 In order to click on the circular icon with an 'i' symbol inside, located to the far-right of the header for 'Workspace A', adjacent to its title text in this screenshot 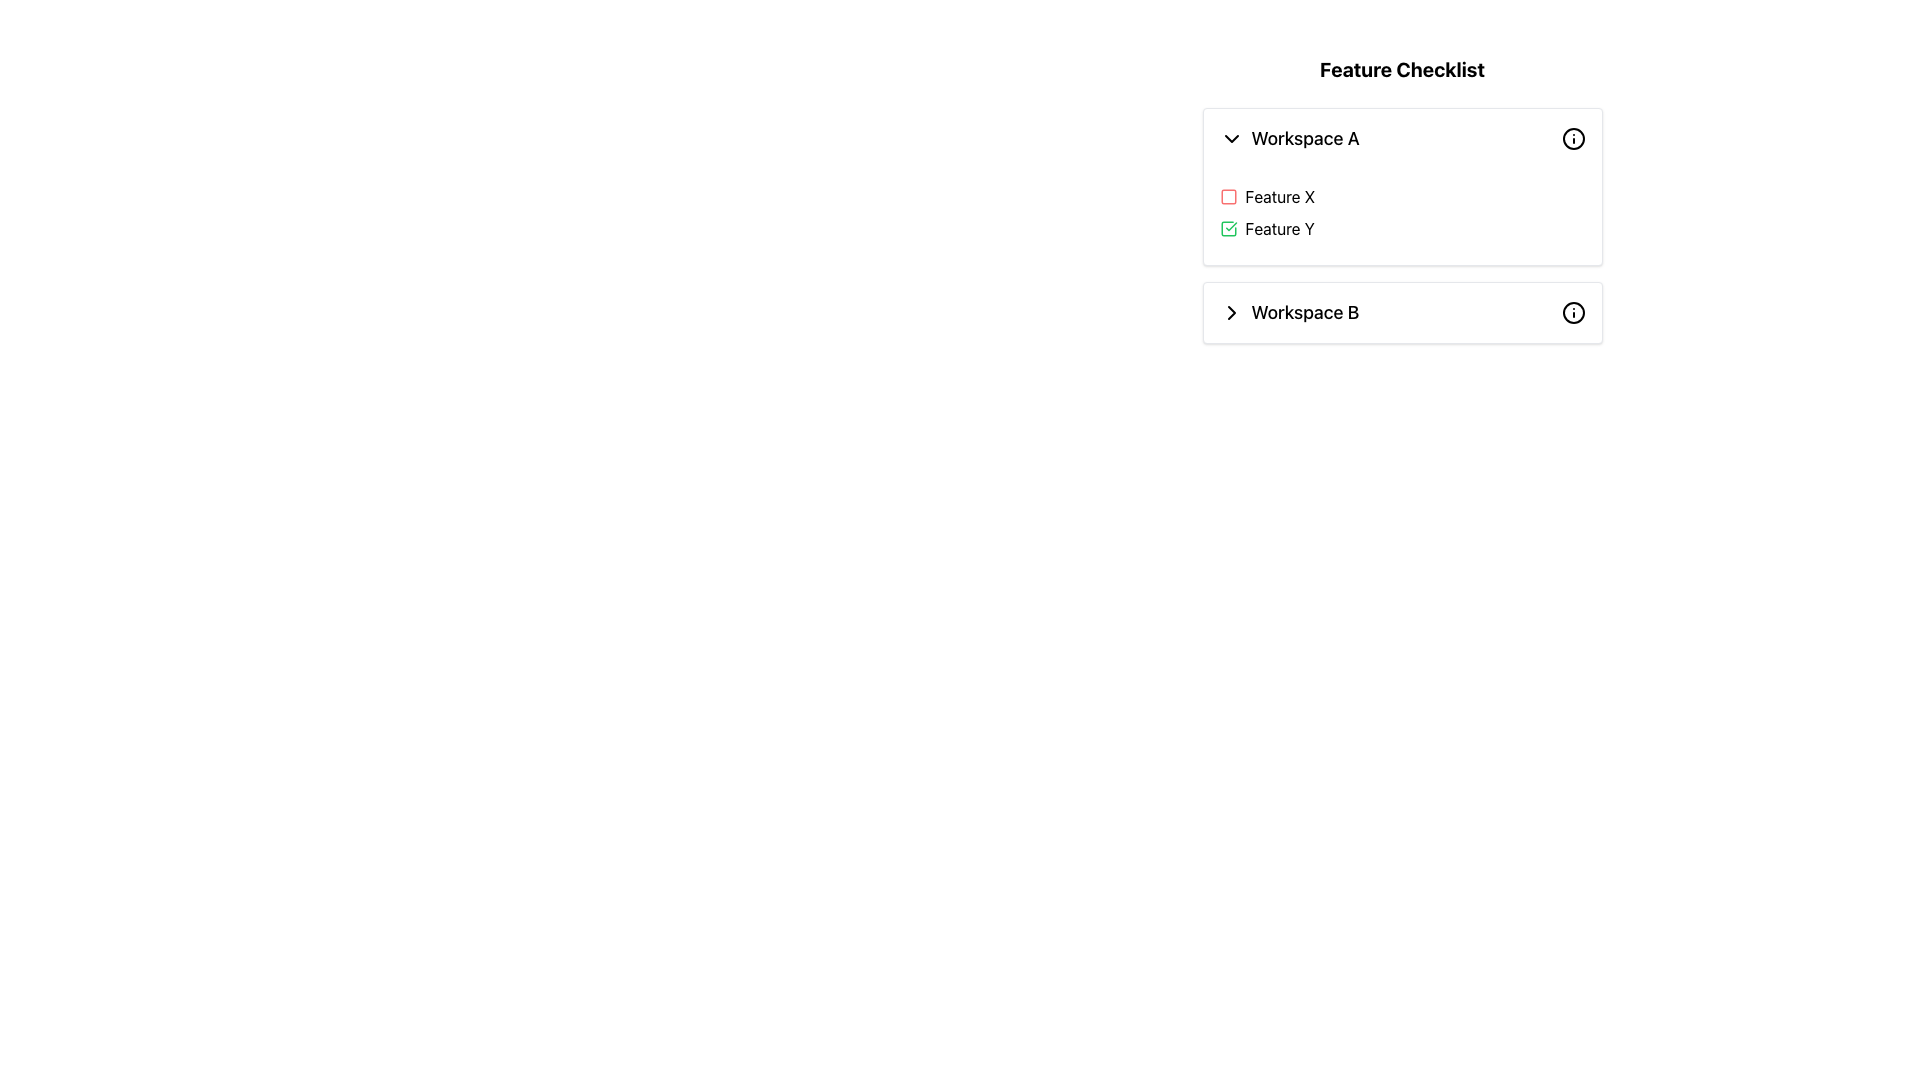, I will do `click(1572, 137)`.